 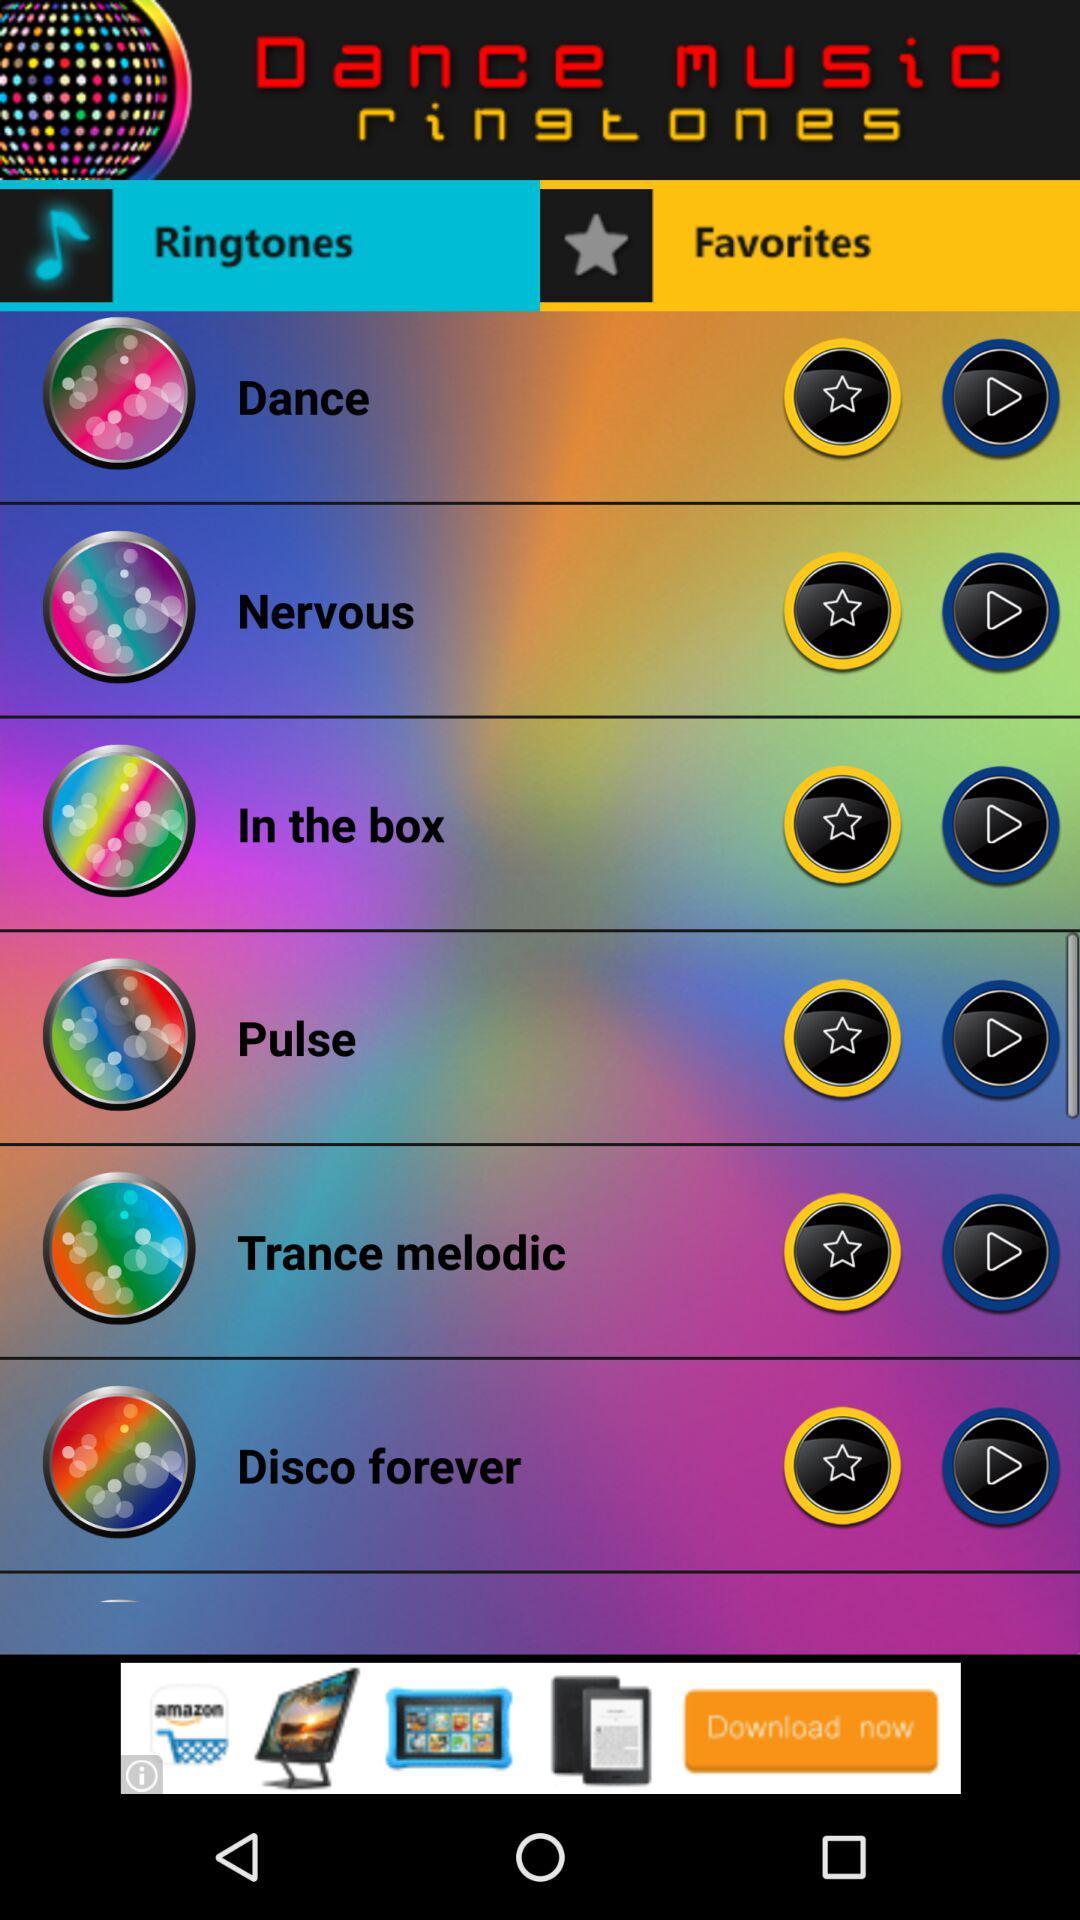 I want to click on pulse audio, so click(x=1000, y=1022).